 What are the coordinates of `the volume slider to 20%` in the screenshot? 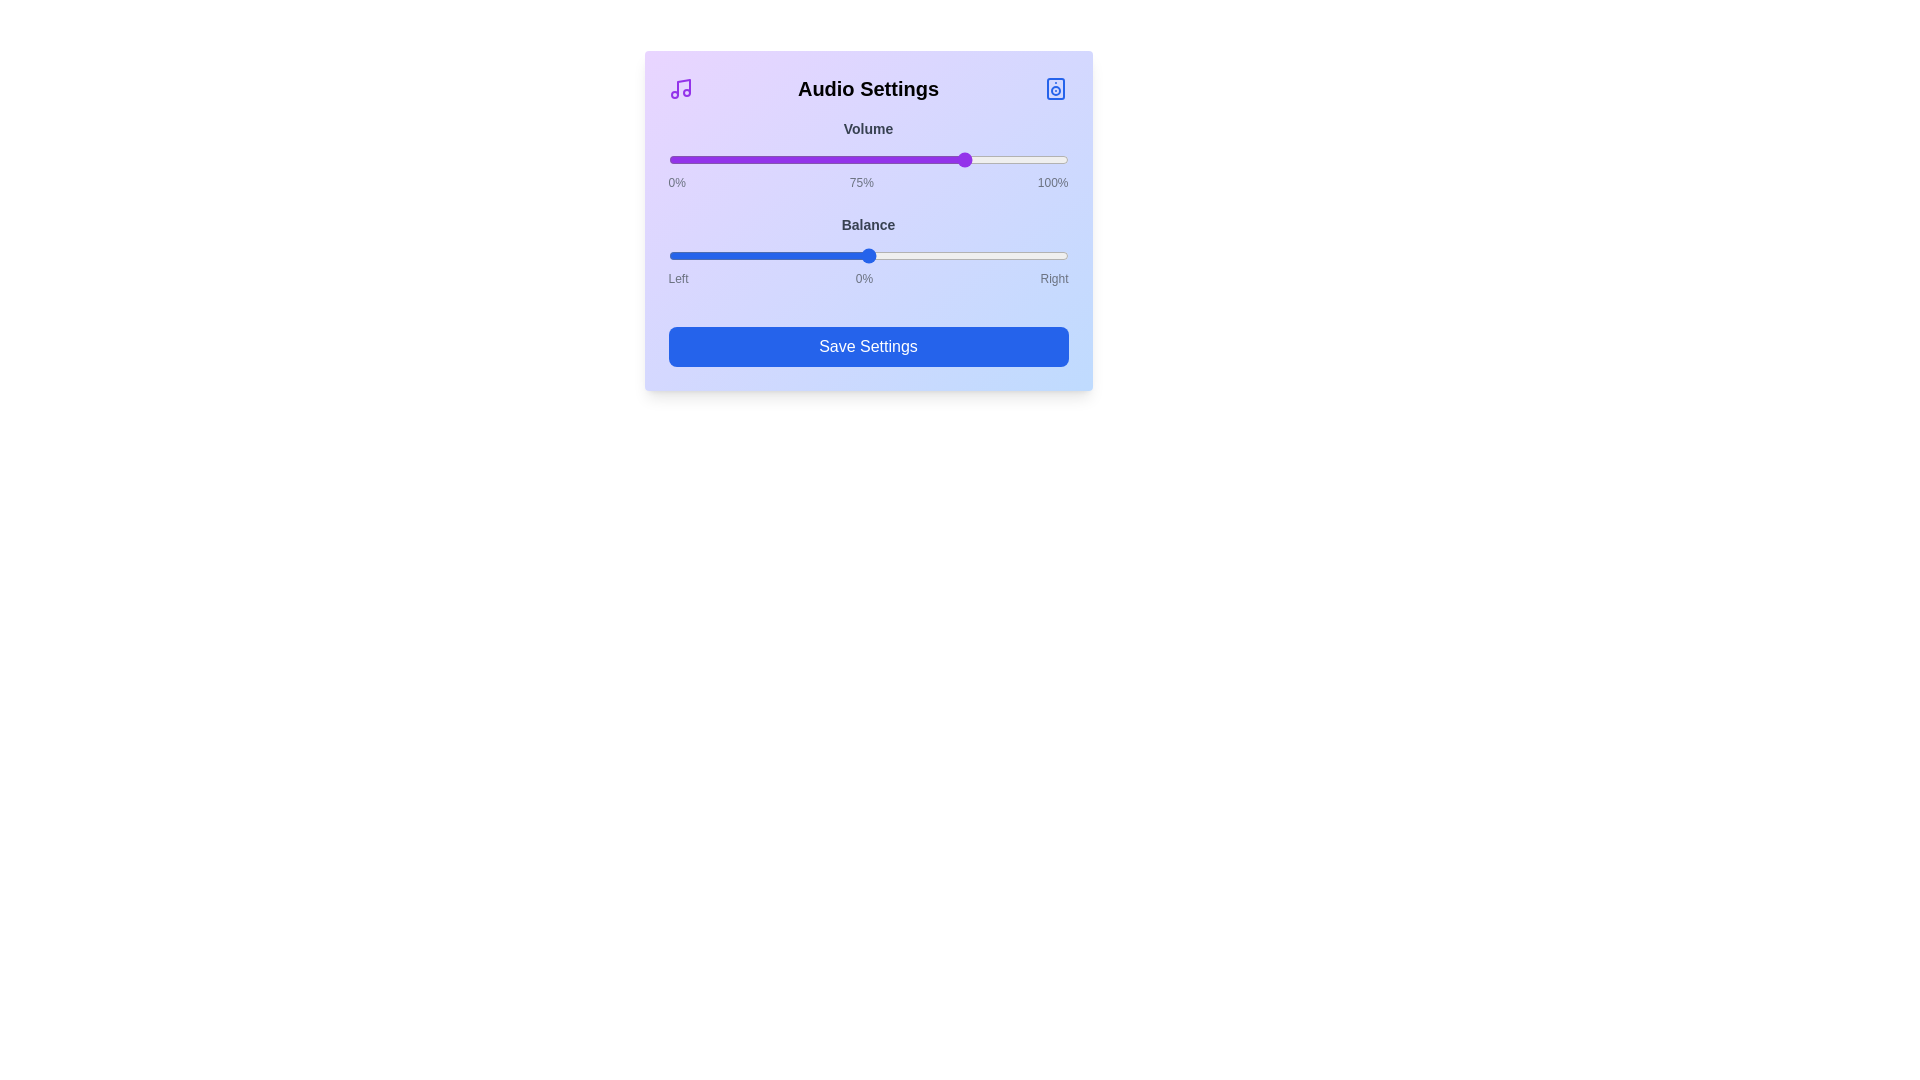 It's located at (747, 158).